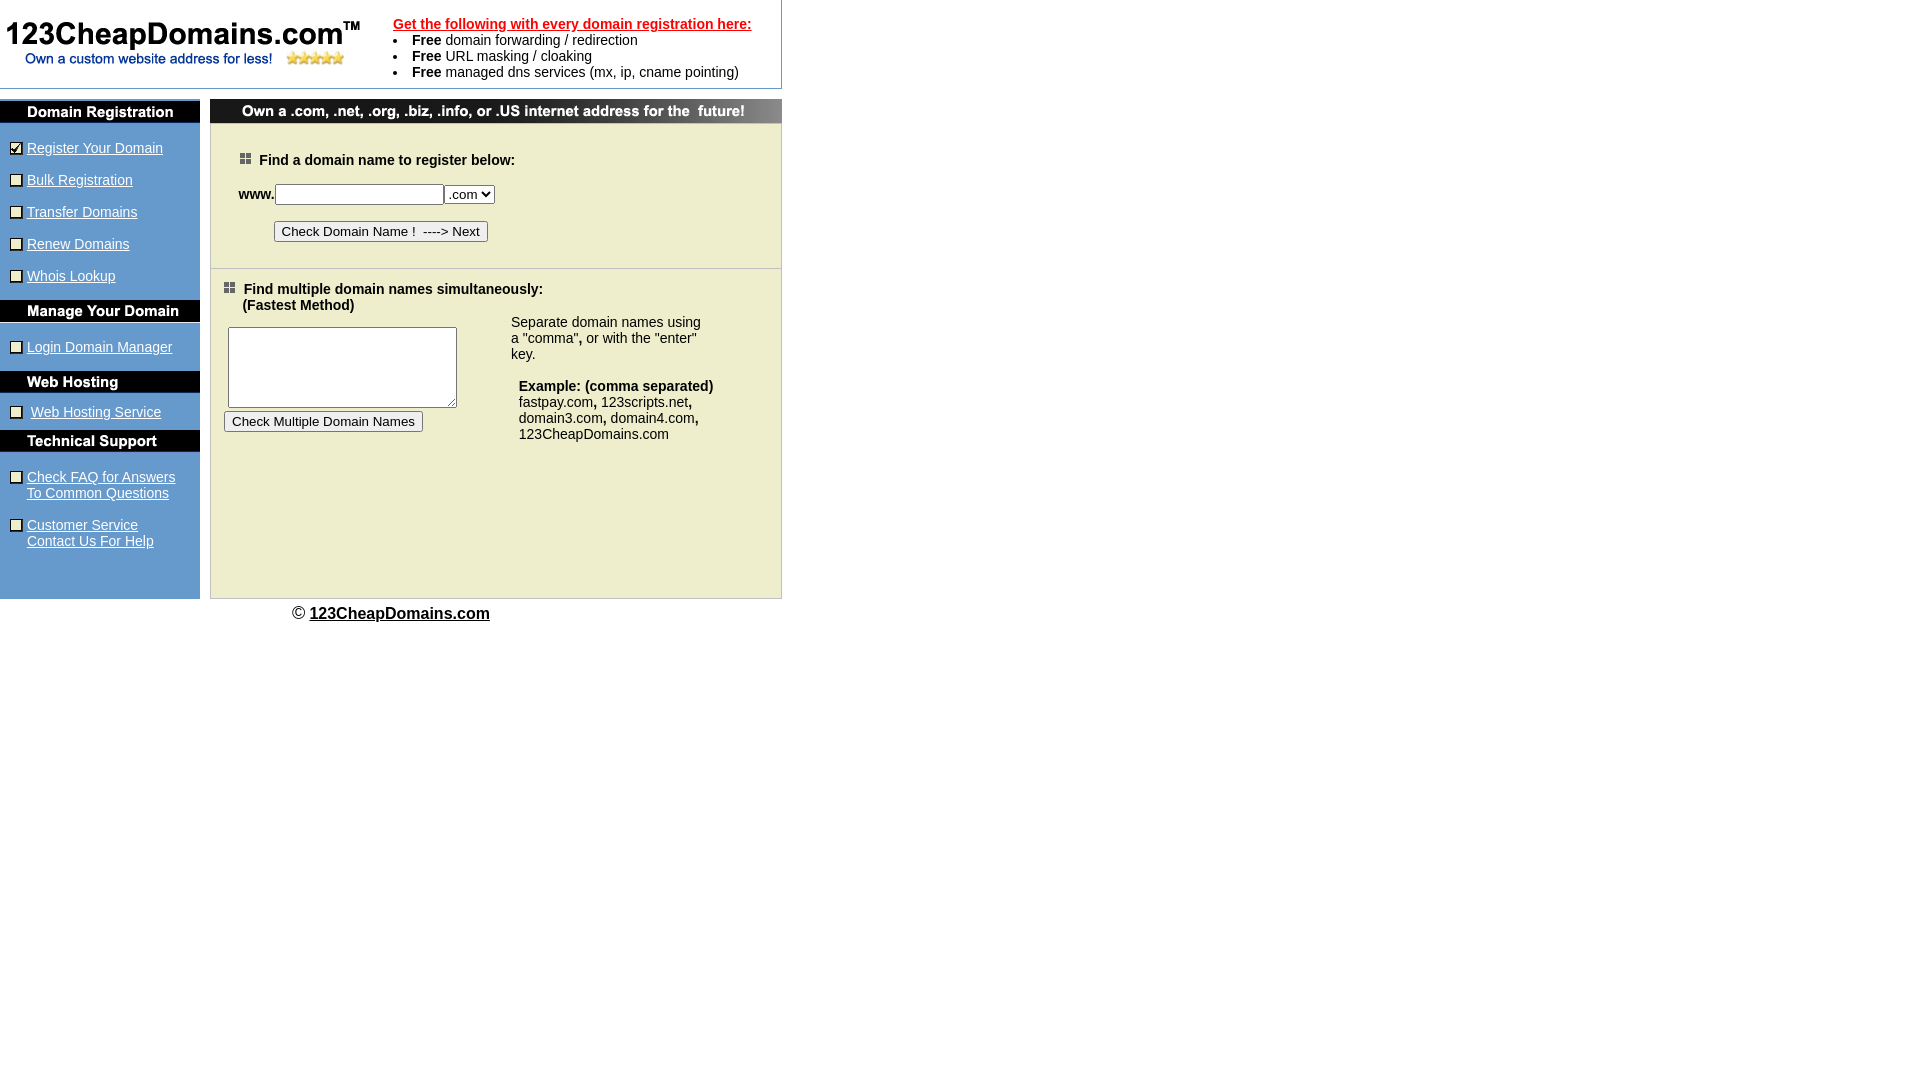 The width and height of the screenshot is (1920, 1080). What do you see at coordinates (380, 230) in the screenshot?
I see `'Check Domain Name !  ----> Next'` at bounding box center [380, 230].